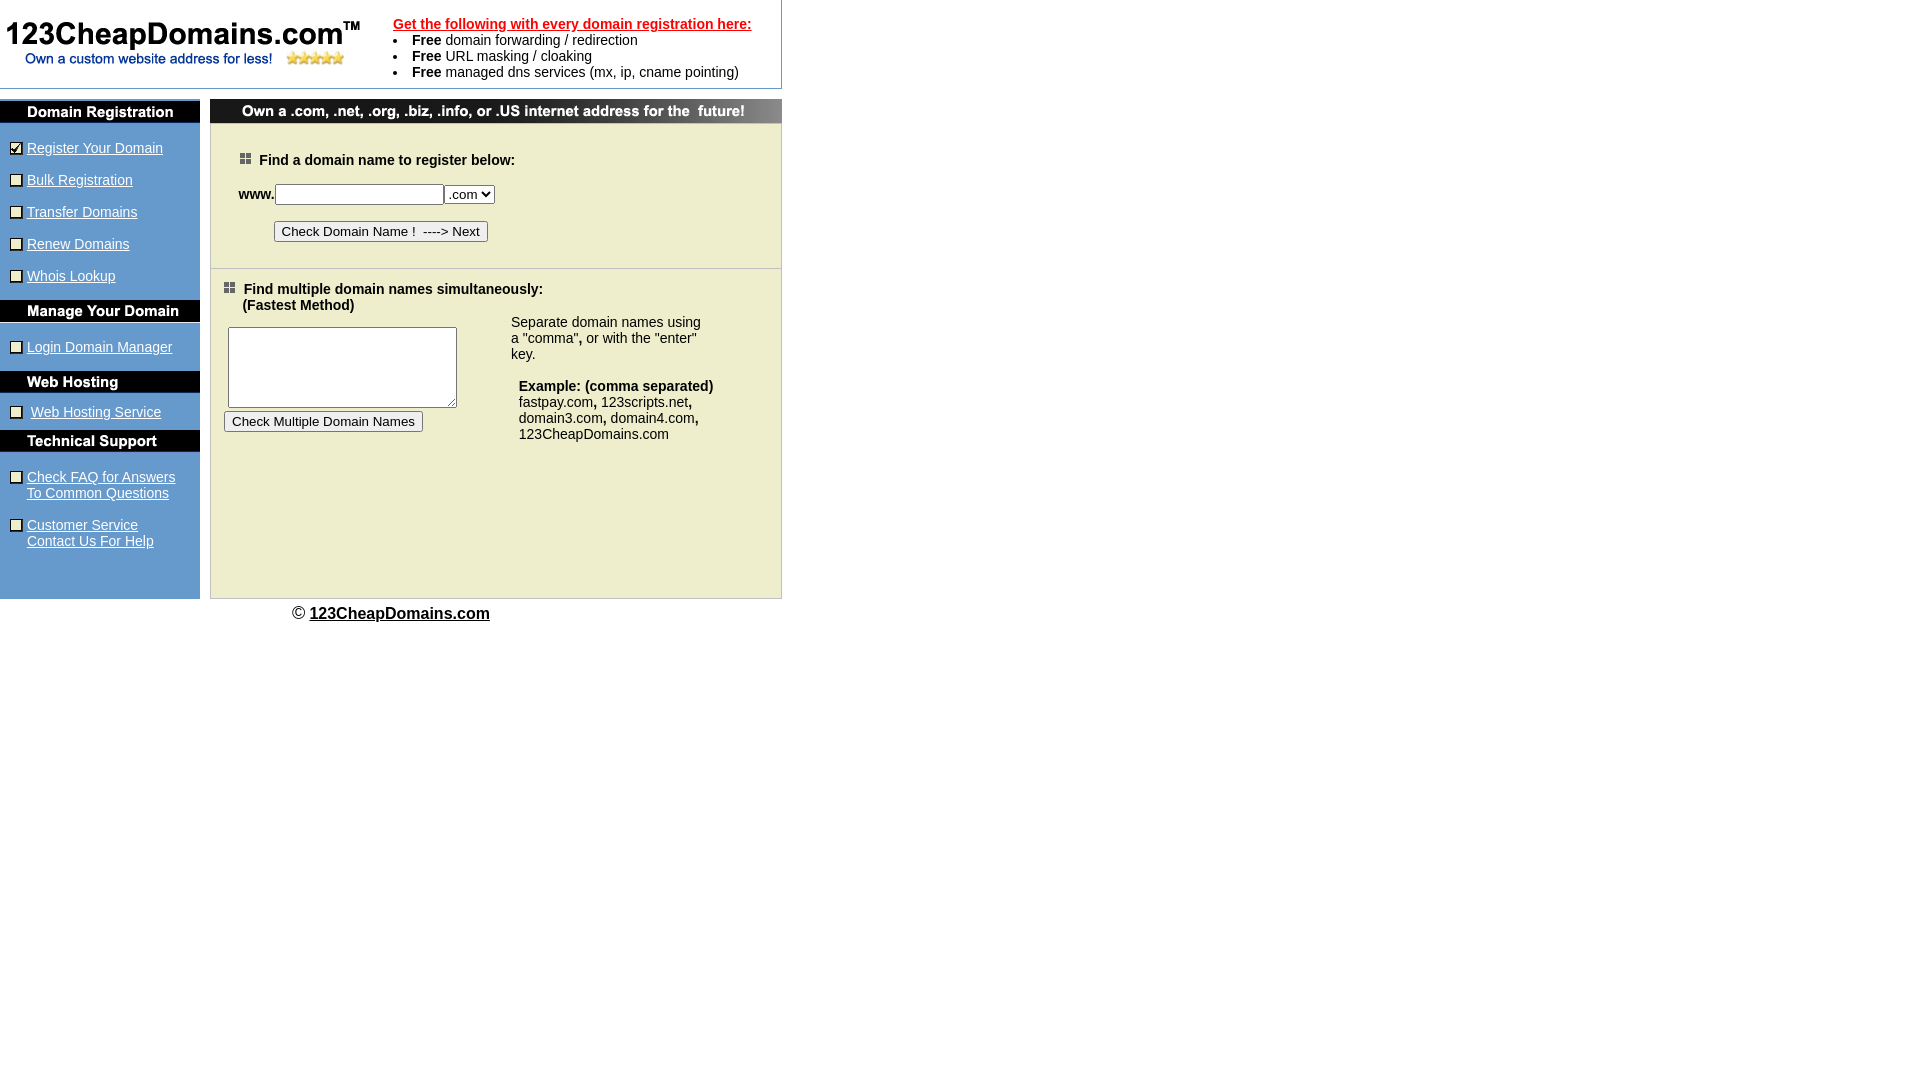 The width and height of the screenshot is (1920, 1080). What do you see at coordinates (380, 230) in the screenshot?
I see `'Check Domain Name !  ----> Next'` at bounding box center [380, 230].